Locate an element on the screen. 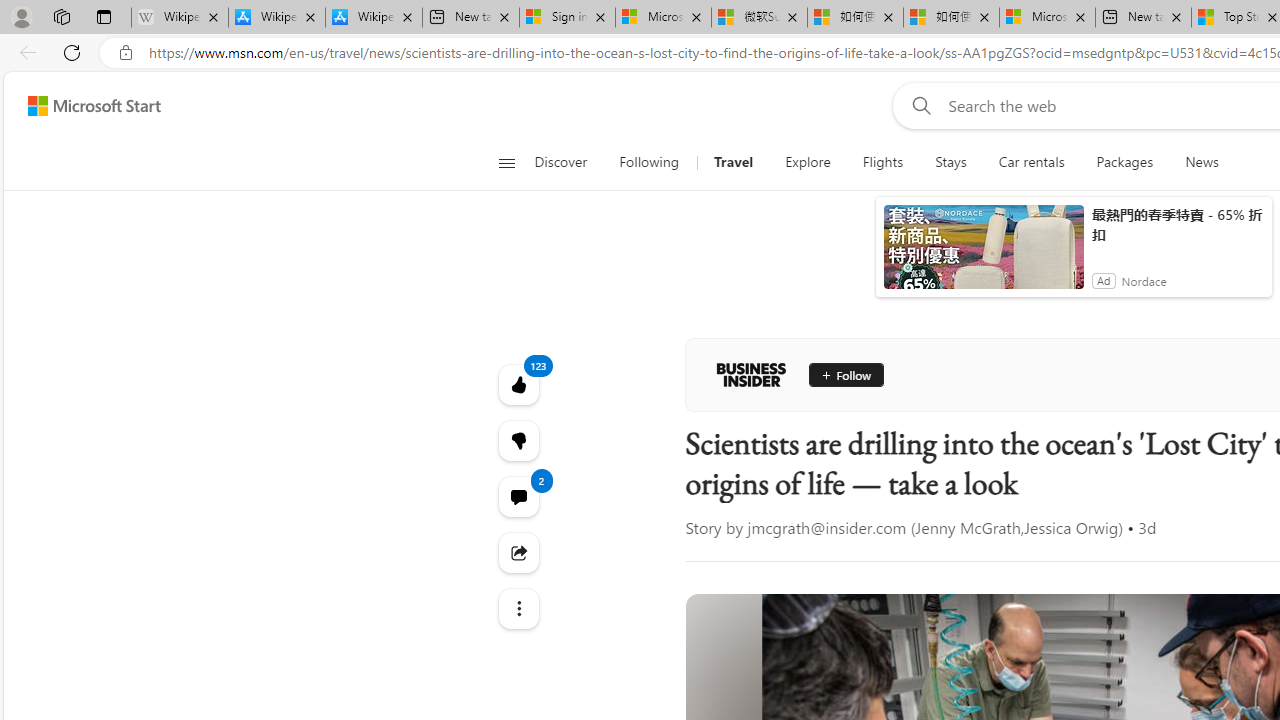 The width and height of the screenshot is (1280, 720). 'Explore' is located at coordinates (808, 162).